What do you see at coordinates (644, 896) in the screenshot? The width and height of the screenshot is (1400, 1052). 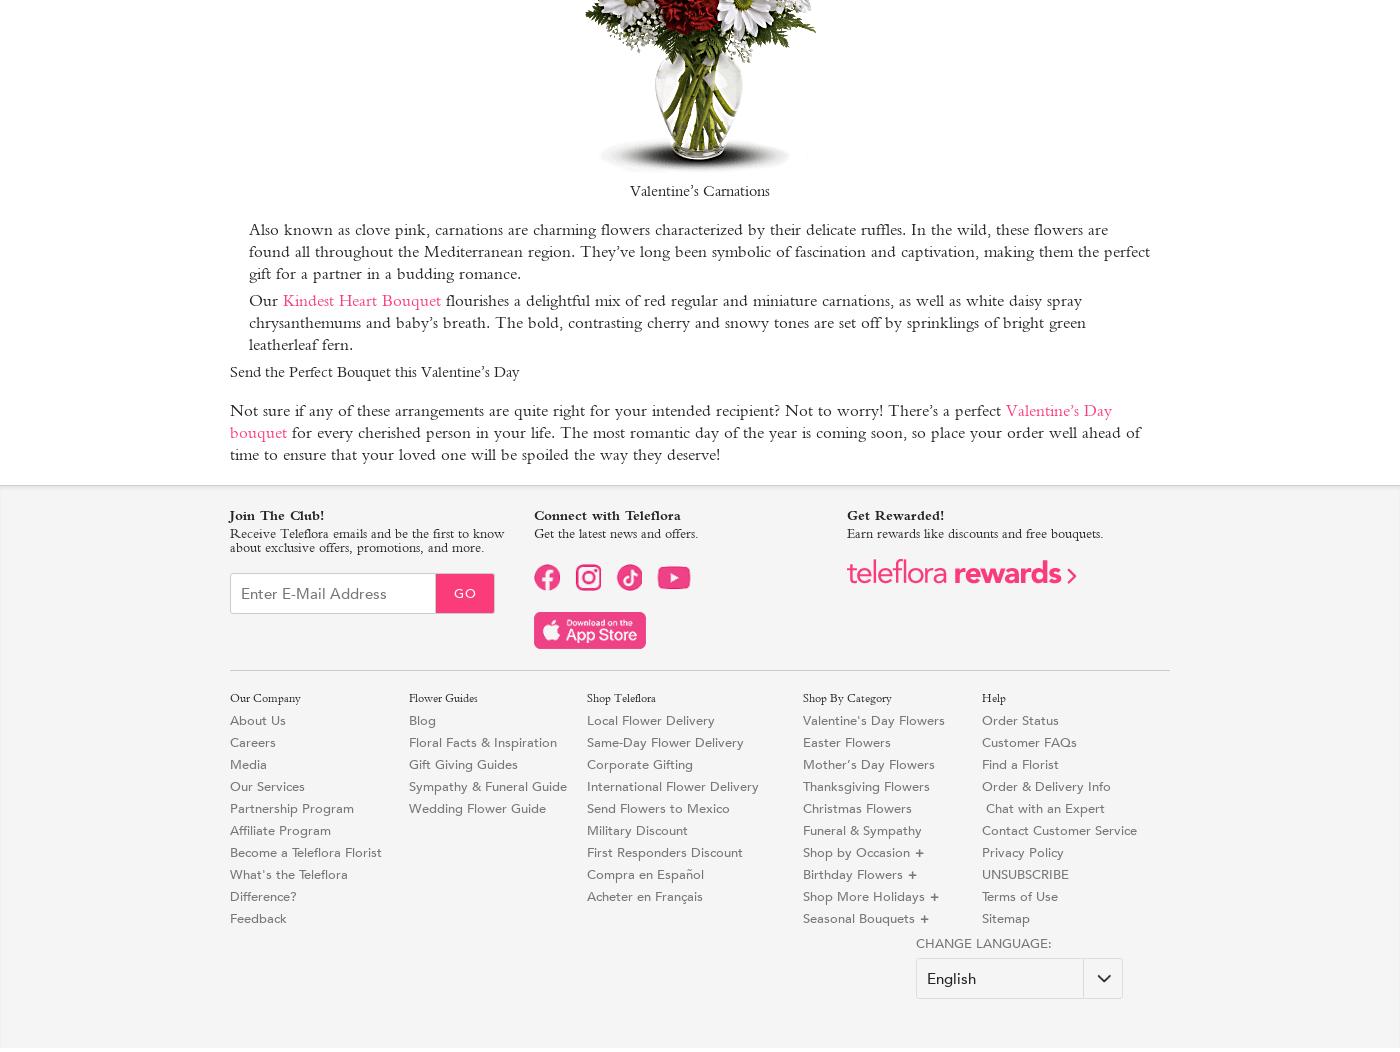 I see `'Acheter en Français'` at bounding box center [644, 896].